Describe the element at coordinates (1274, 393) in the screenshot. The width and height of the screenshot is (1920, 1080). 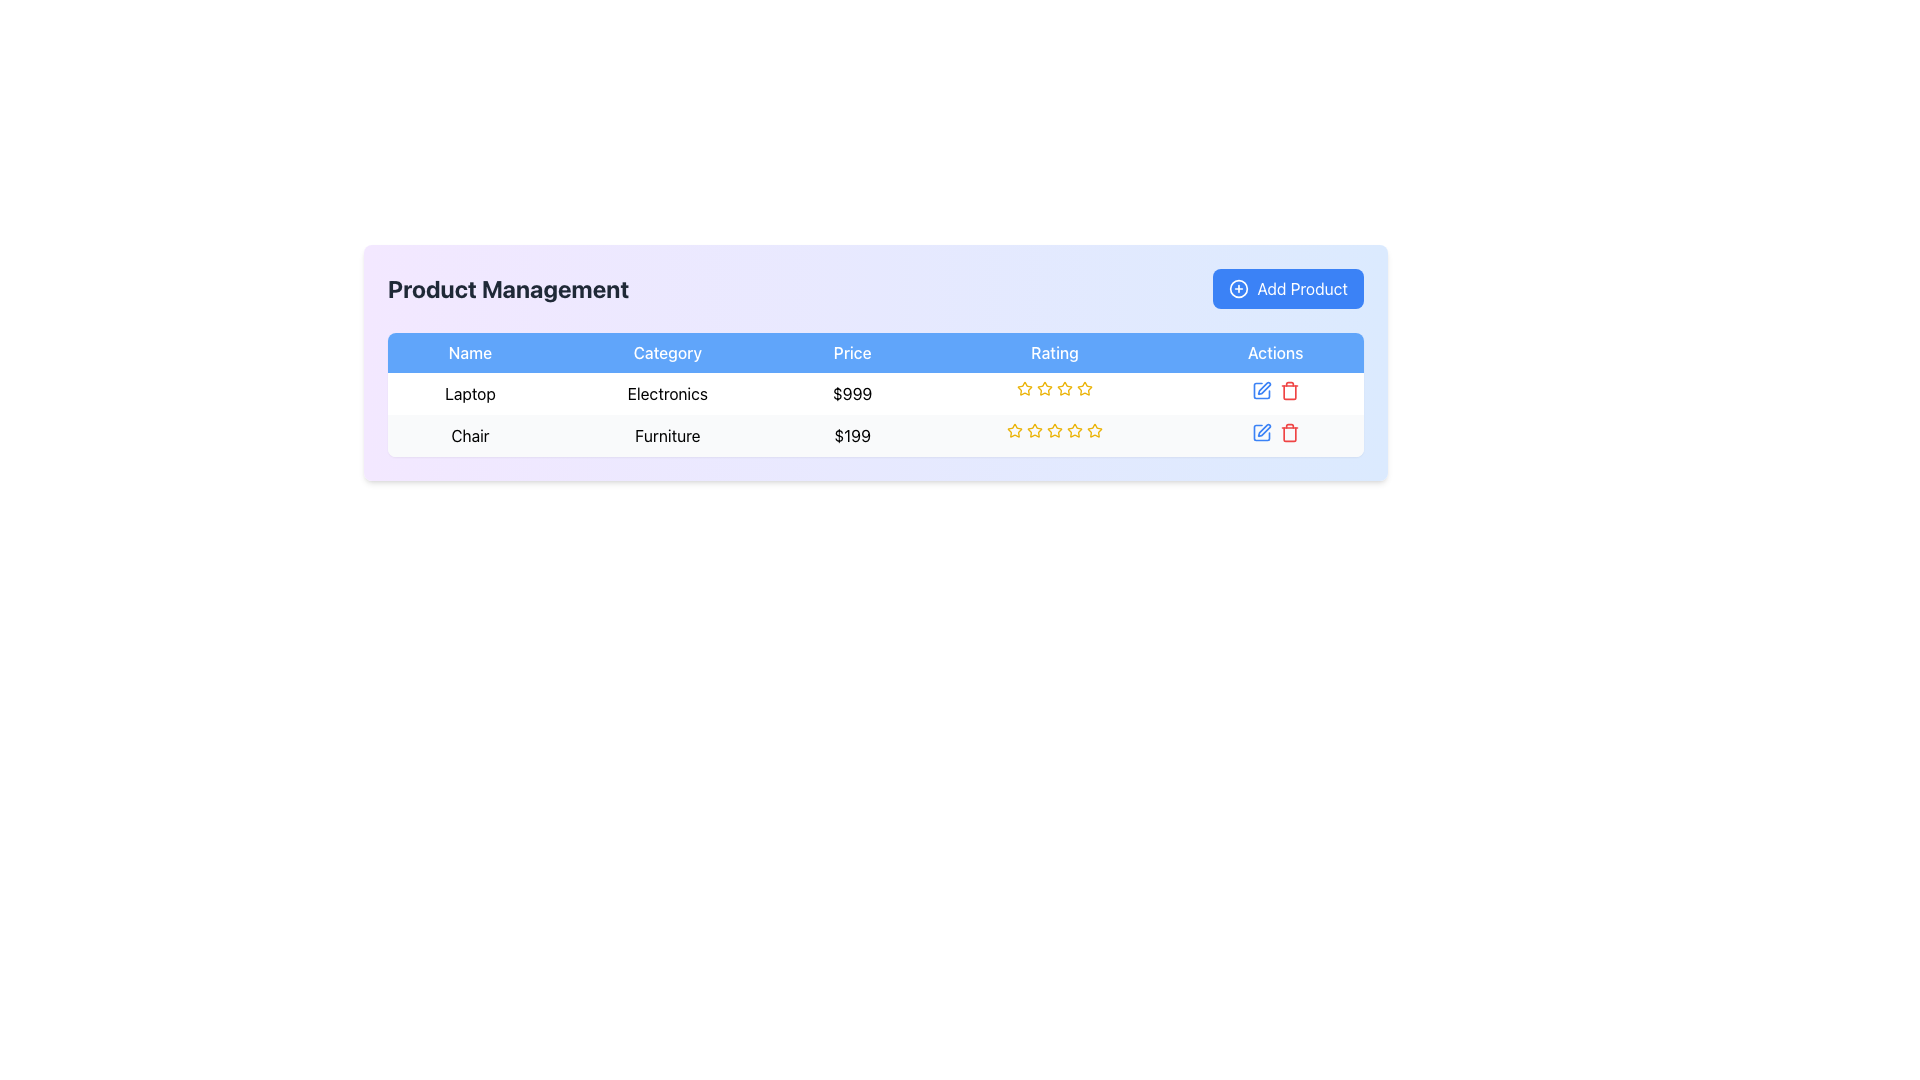
I see `the blue pen icon in the Interactive Icon Group located in the 'Actions' column of the first row in the table to initiate editing` at that location.